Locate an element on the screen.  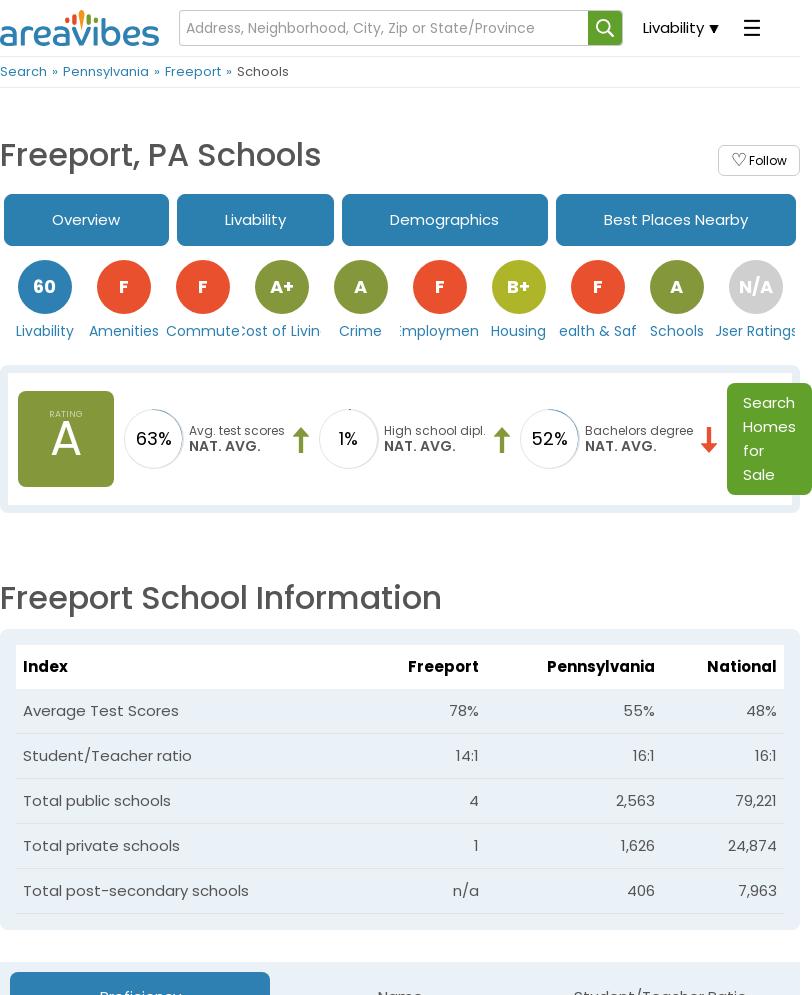
'Commute' is located at coordinates (202, 331).